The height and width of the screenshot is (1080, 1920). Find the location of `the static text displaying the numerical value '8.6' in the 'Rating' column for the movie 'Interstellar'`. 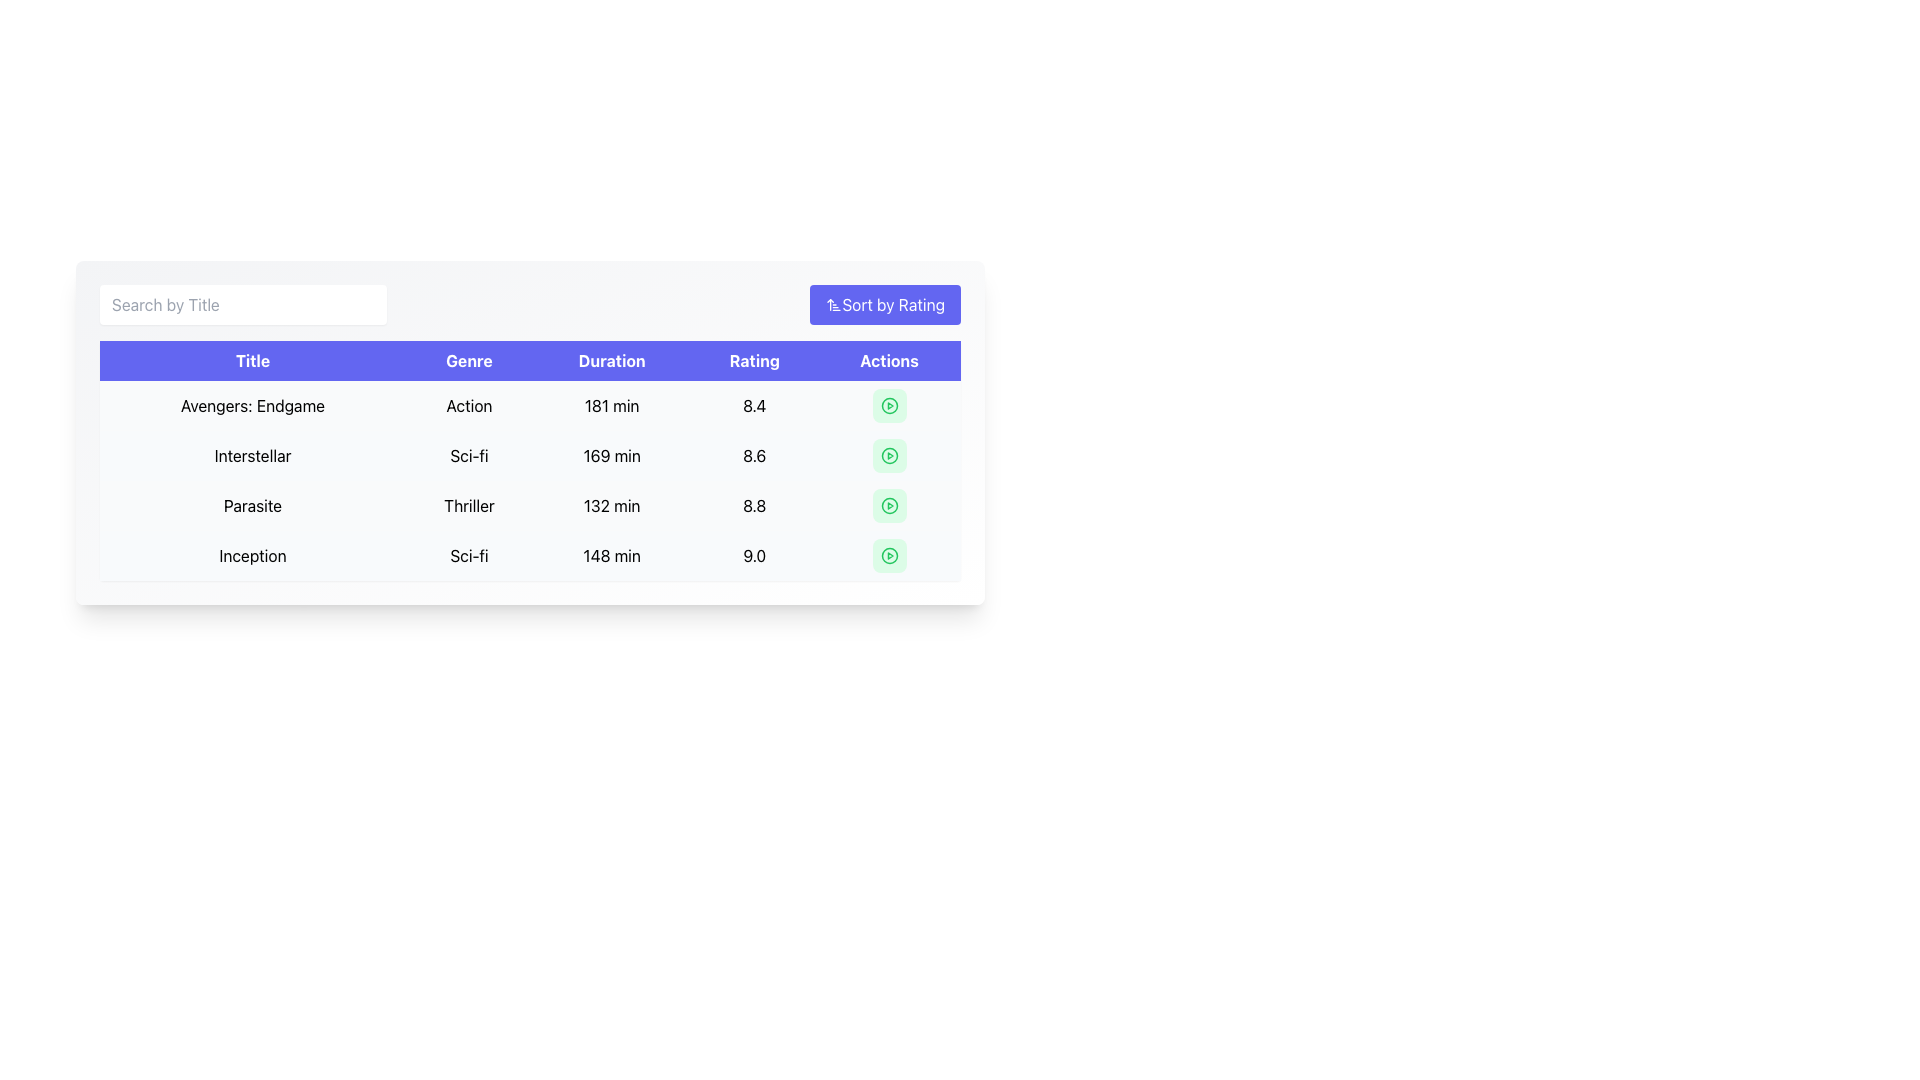

the static text displaying the numerical value '8.6' in the 'Rating' column for the movie 'Interstellar' is located at coordinates (753, 455).